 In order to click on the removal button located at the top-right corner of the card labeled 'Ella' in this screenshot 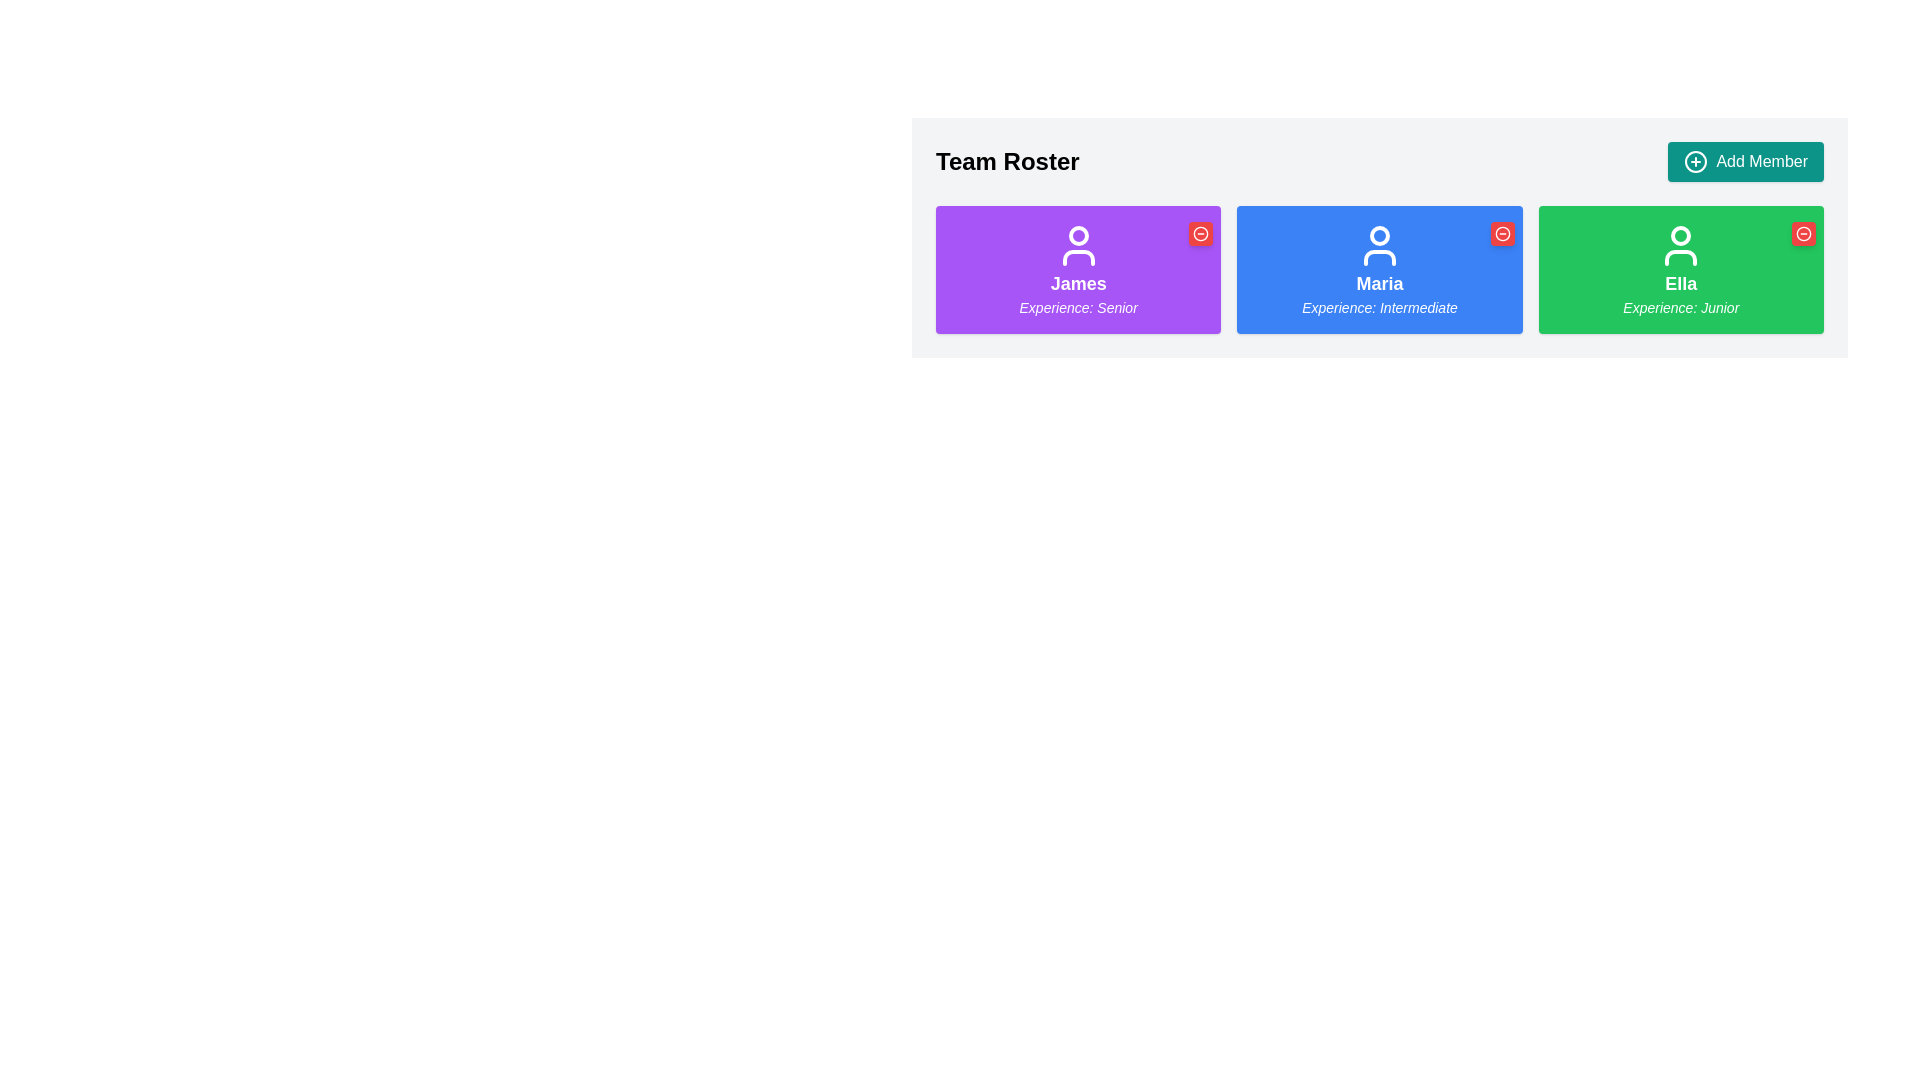, I will do `click(1804, 233)`.